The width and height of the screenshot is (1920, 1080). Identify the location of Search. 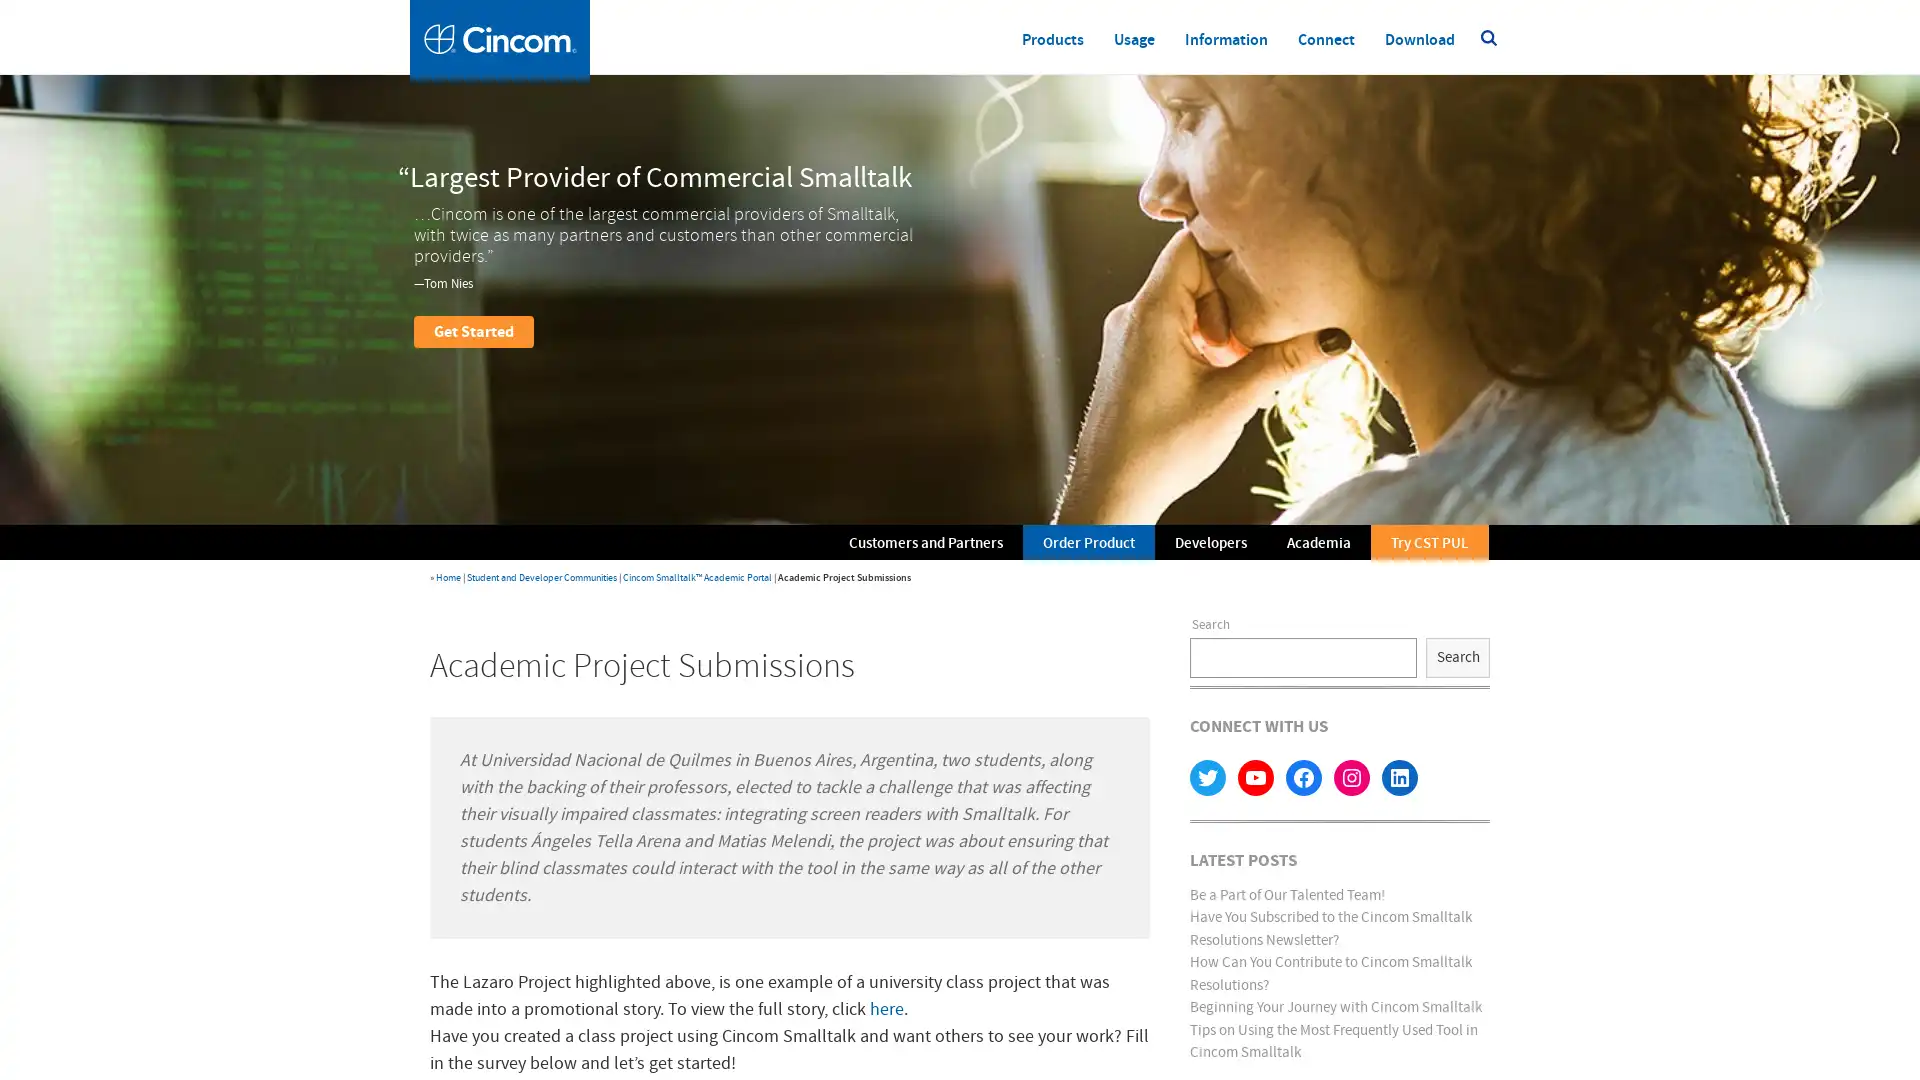
(1458, 657).